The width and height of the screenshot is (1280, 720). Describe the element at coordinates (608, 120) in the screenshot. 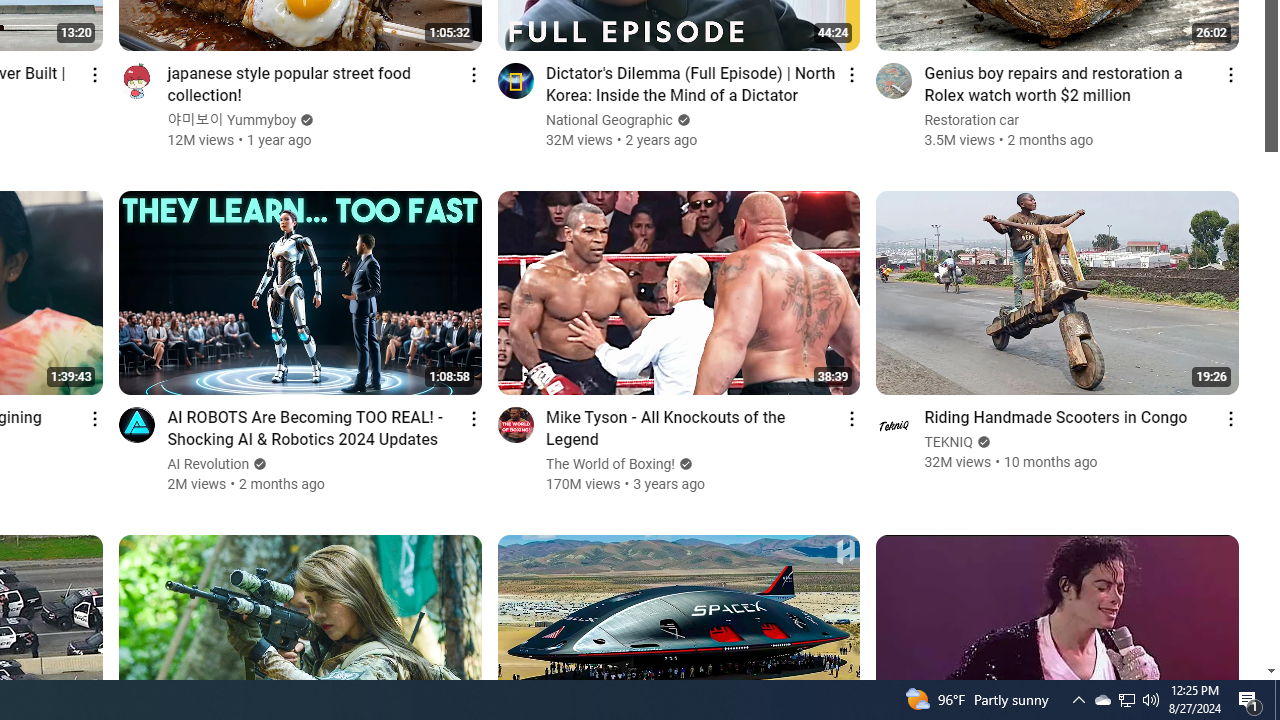

I see `'National Geographic'` at that location.